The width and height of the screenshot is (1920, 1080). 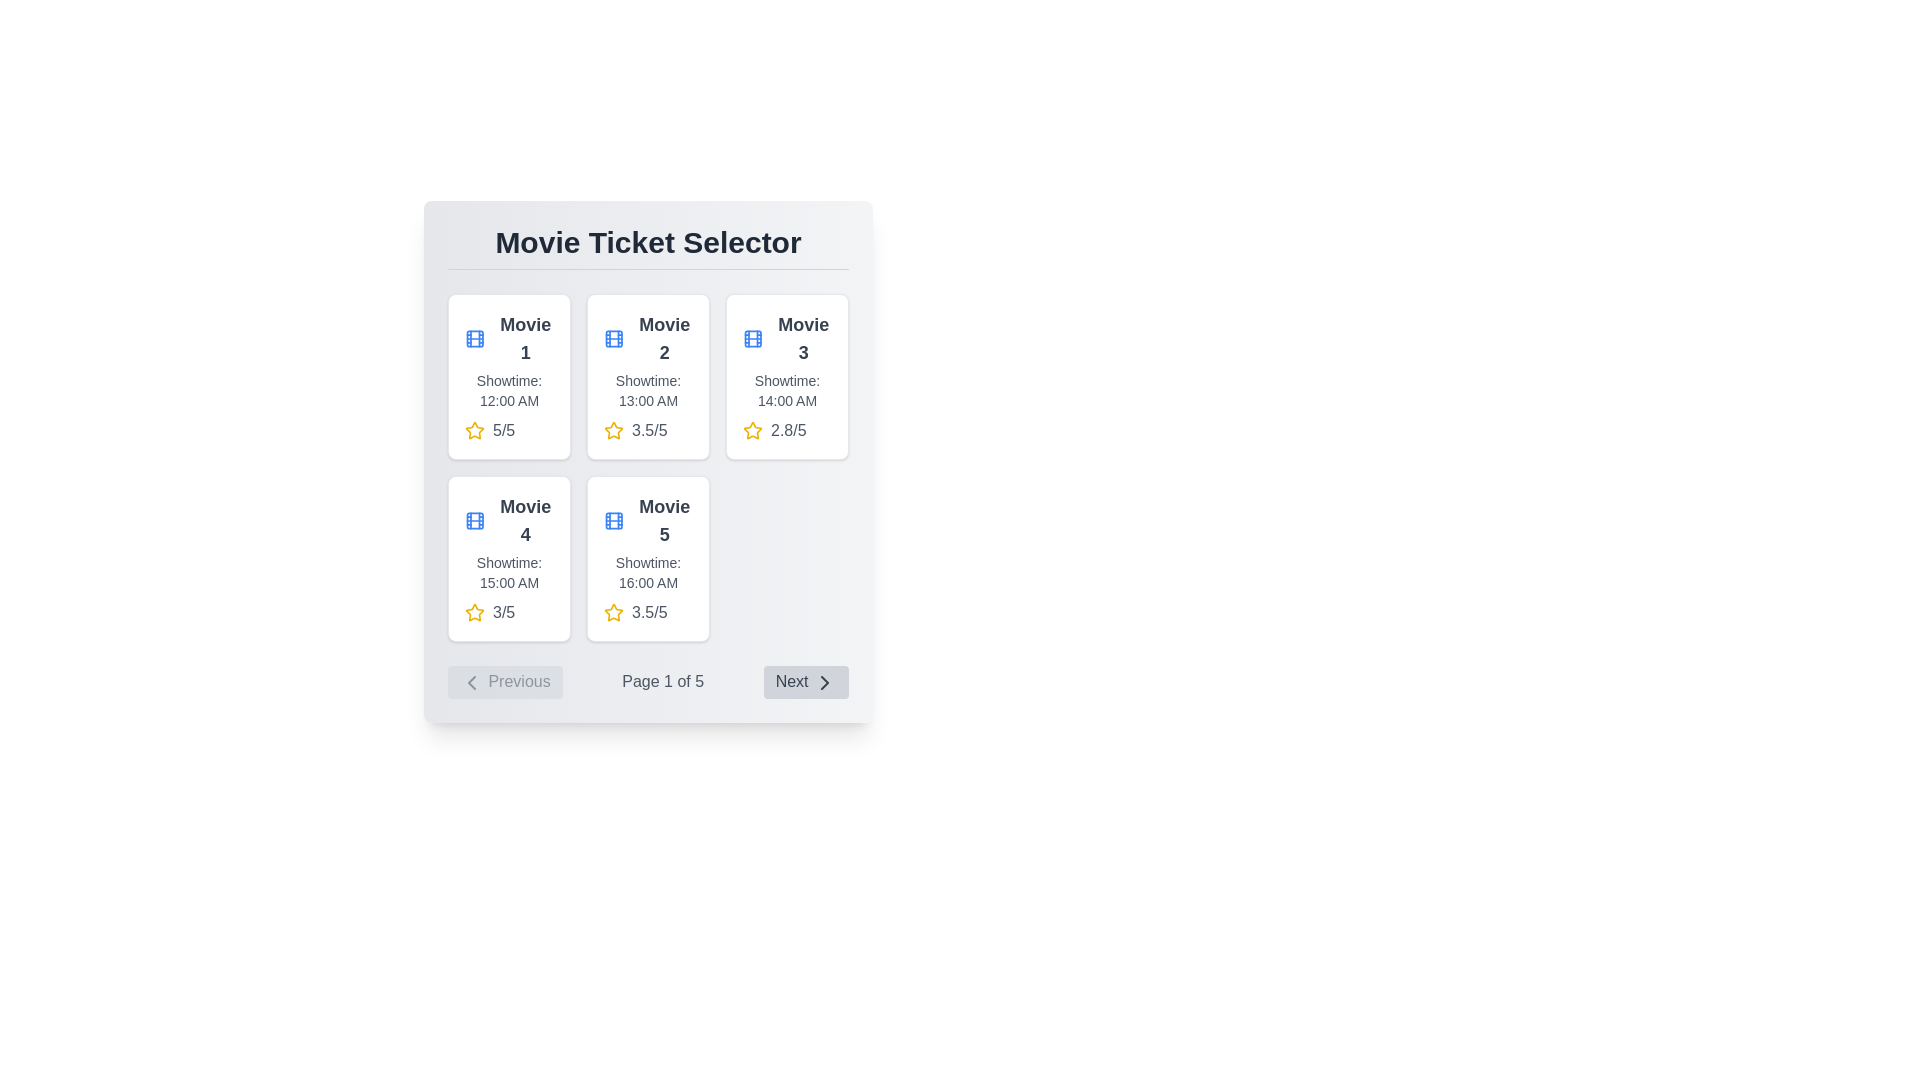 What do you see at coordinates (752, 338) in the screenshot?
I see `the interior rectangle of the movie reel icon` at bounding box center [752, 338].